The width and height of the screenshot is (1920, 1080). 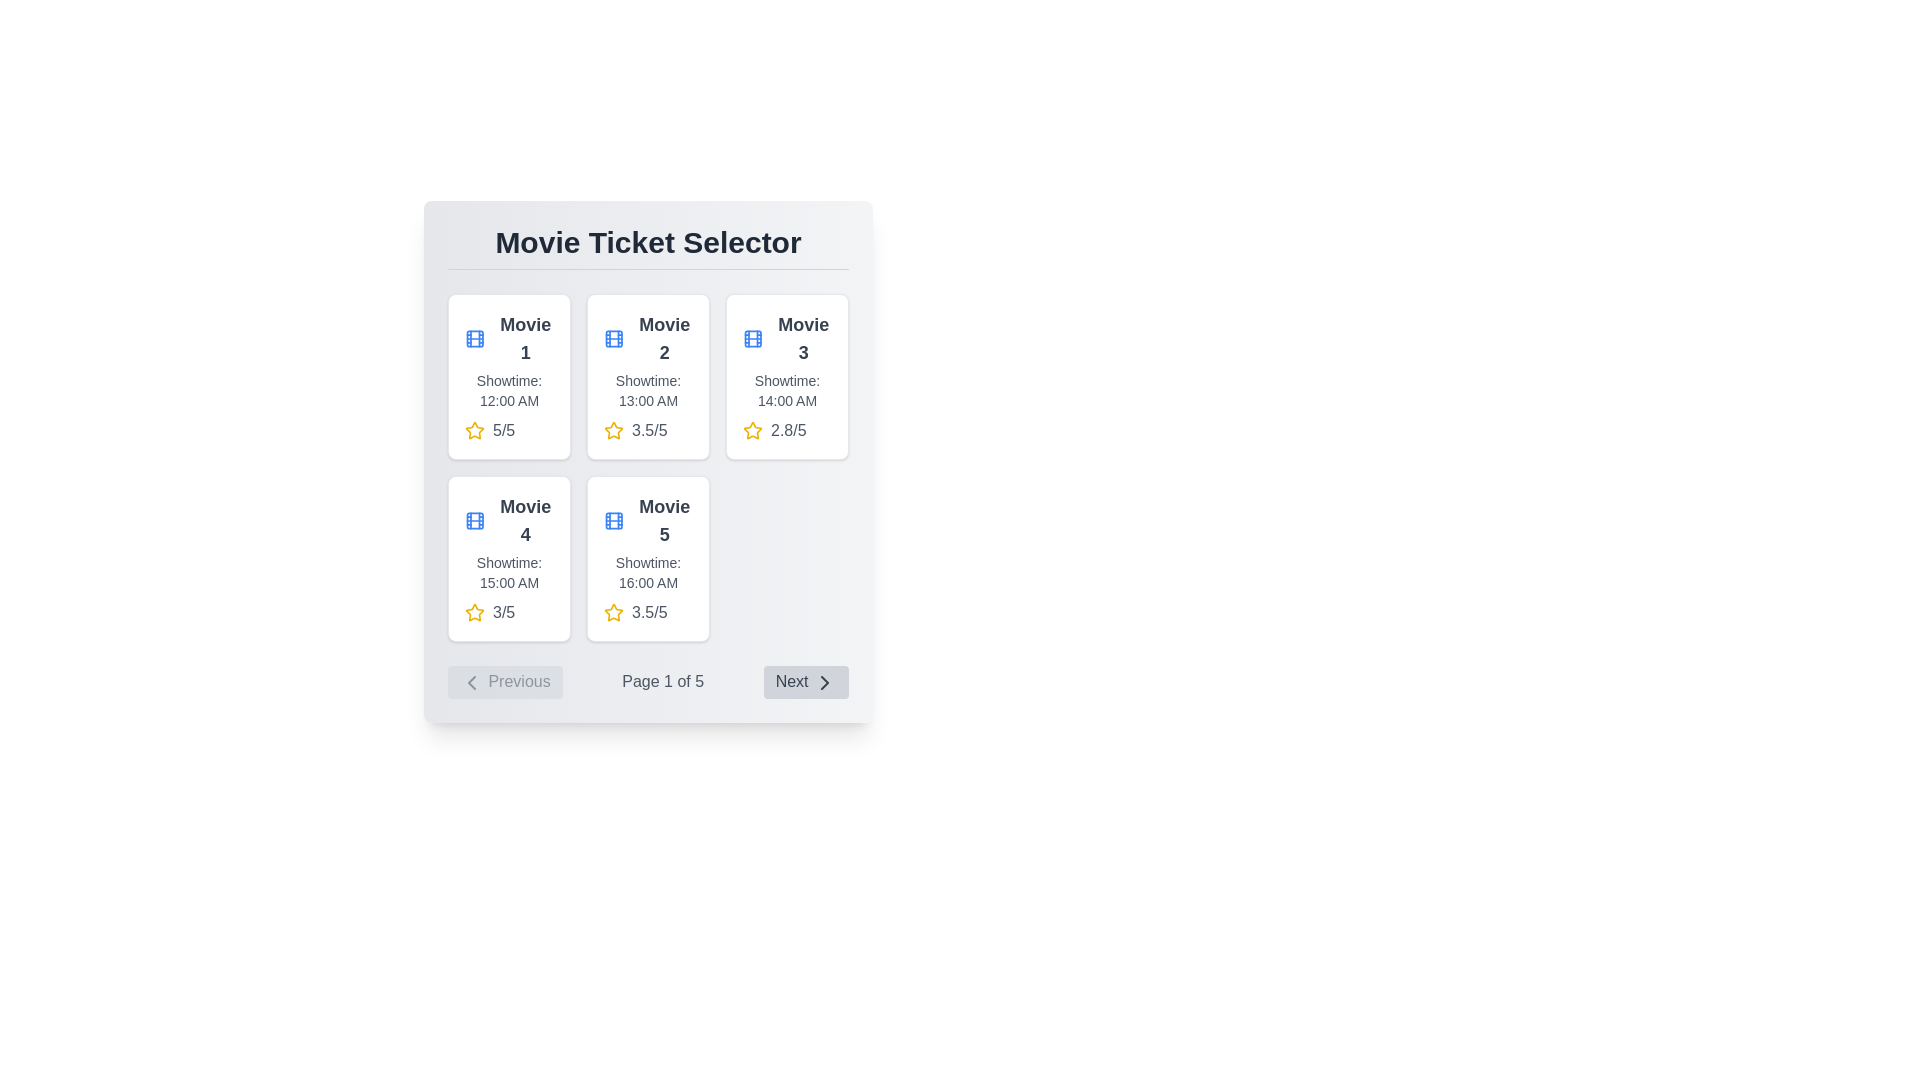 What do you see at coordinates (752, 338) in the screenshot?
I see `the interior rectangle of the movie reel icon` at bounding box center [752, 338].